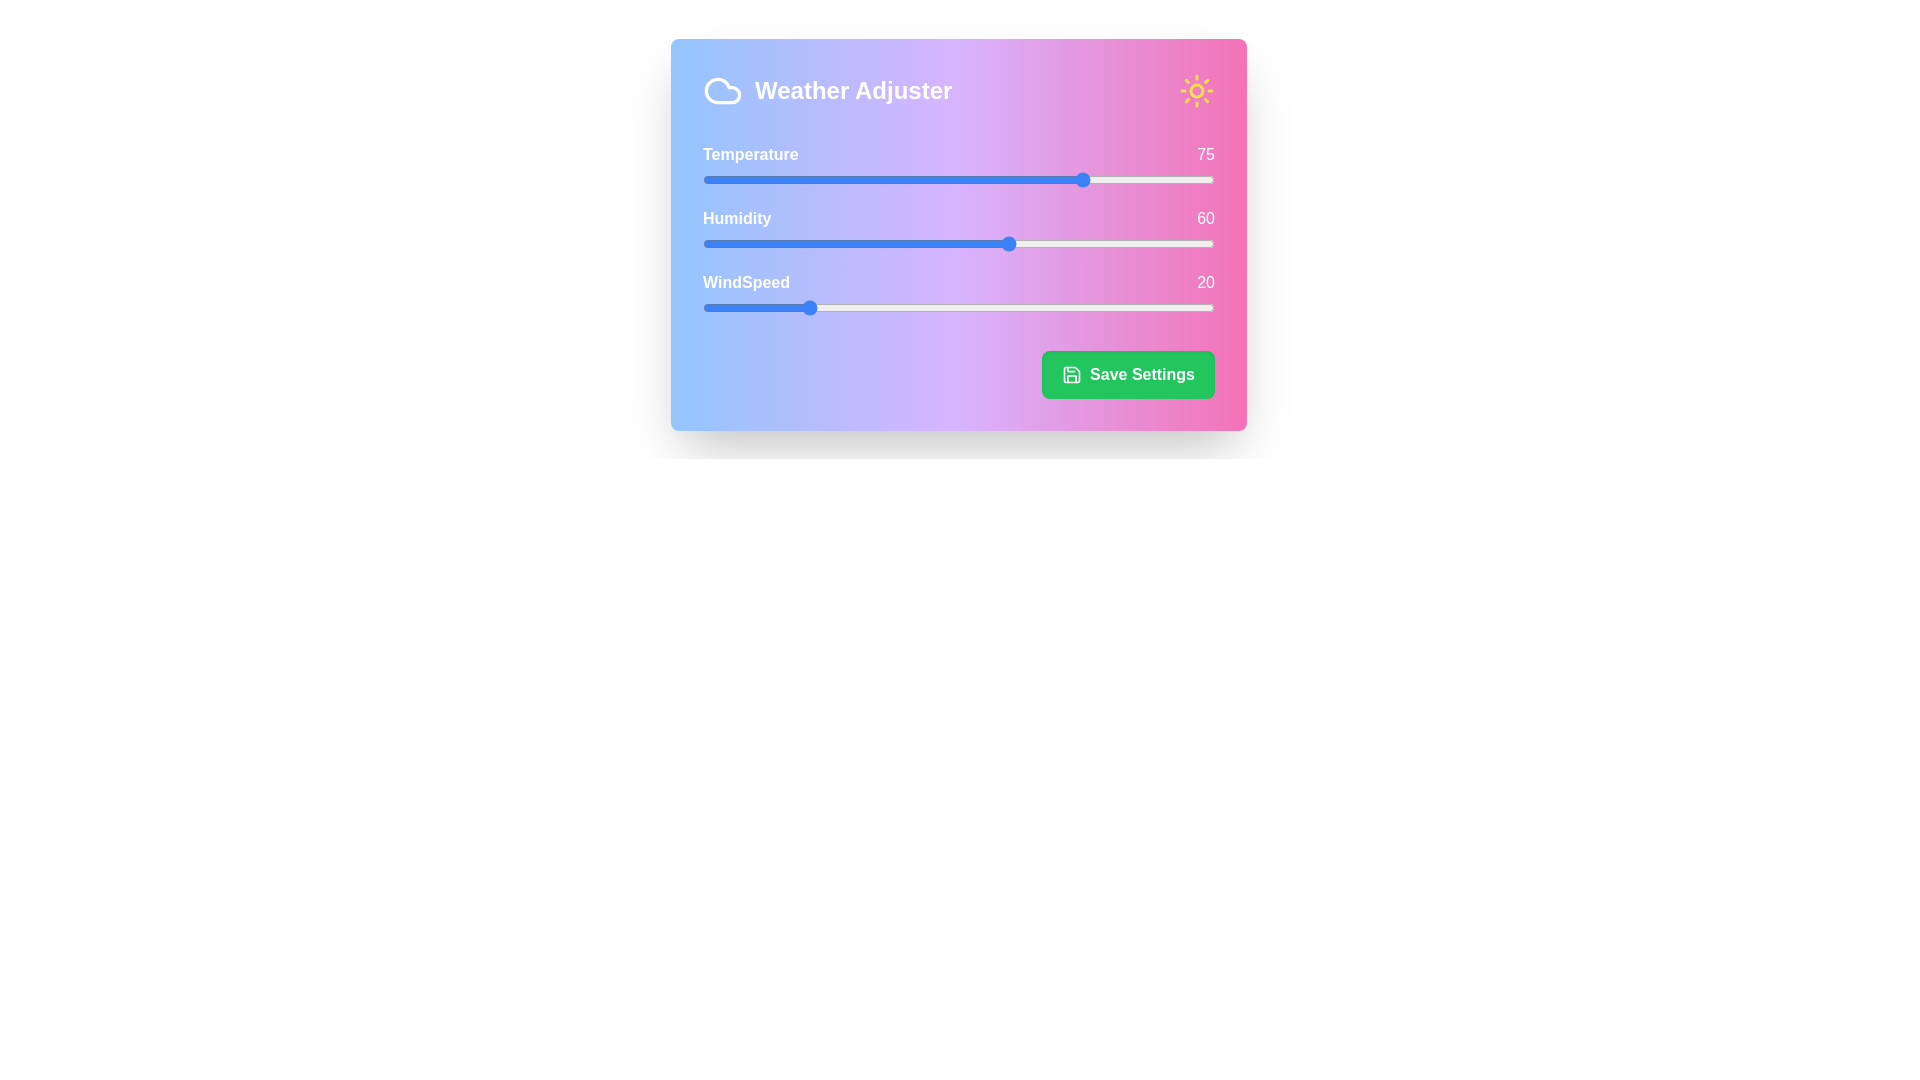 This screenshot has width=1920, height=1080. What do you see at coordinates (1010, 180) in the screenshot?
I see `the temperature slider` at bounding box center [1010, 180].